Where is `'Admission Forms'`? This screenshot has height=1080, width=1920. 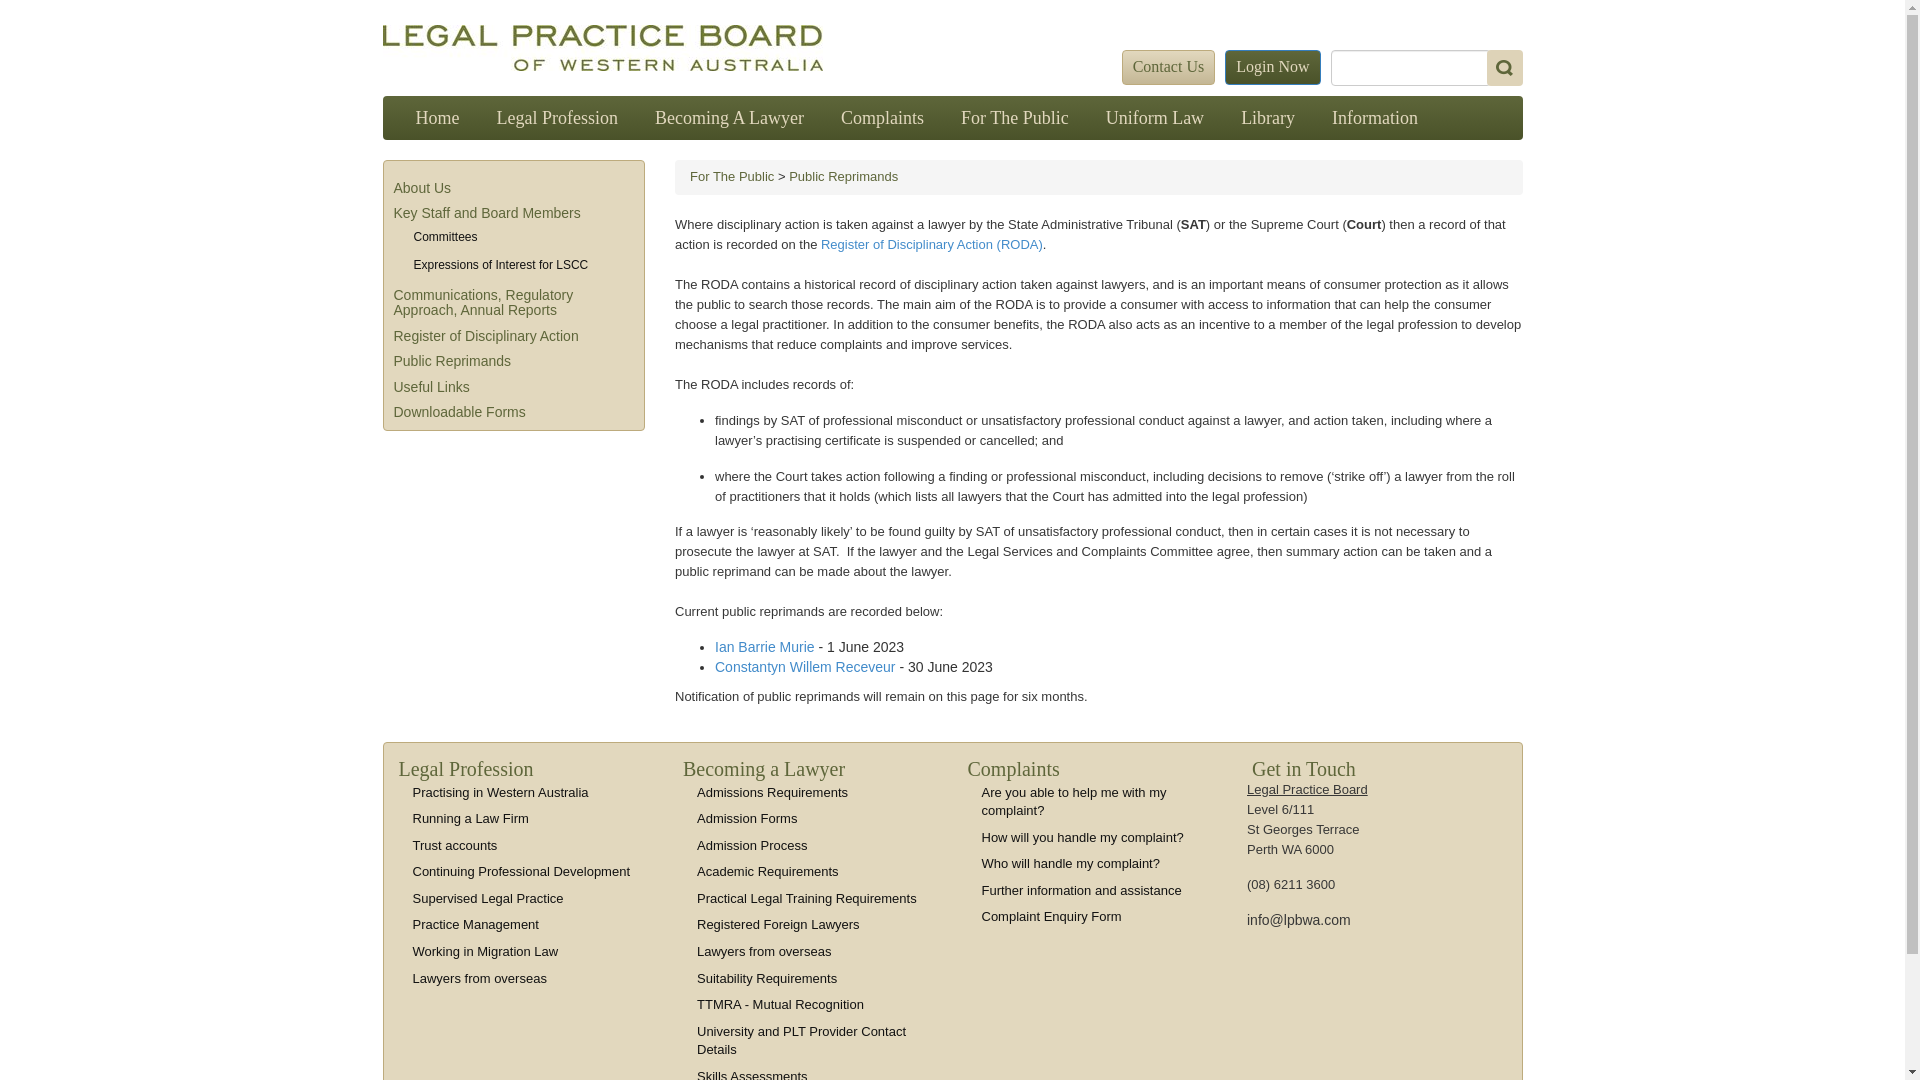
'Admission Forms' is located at coordinates (746, 818).